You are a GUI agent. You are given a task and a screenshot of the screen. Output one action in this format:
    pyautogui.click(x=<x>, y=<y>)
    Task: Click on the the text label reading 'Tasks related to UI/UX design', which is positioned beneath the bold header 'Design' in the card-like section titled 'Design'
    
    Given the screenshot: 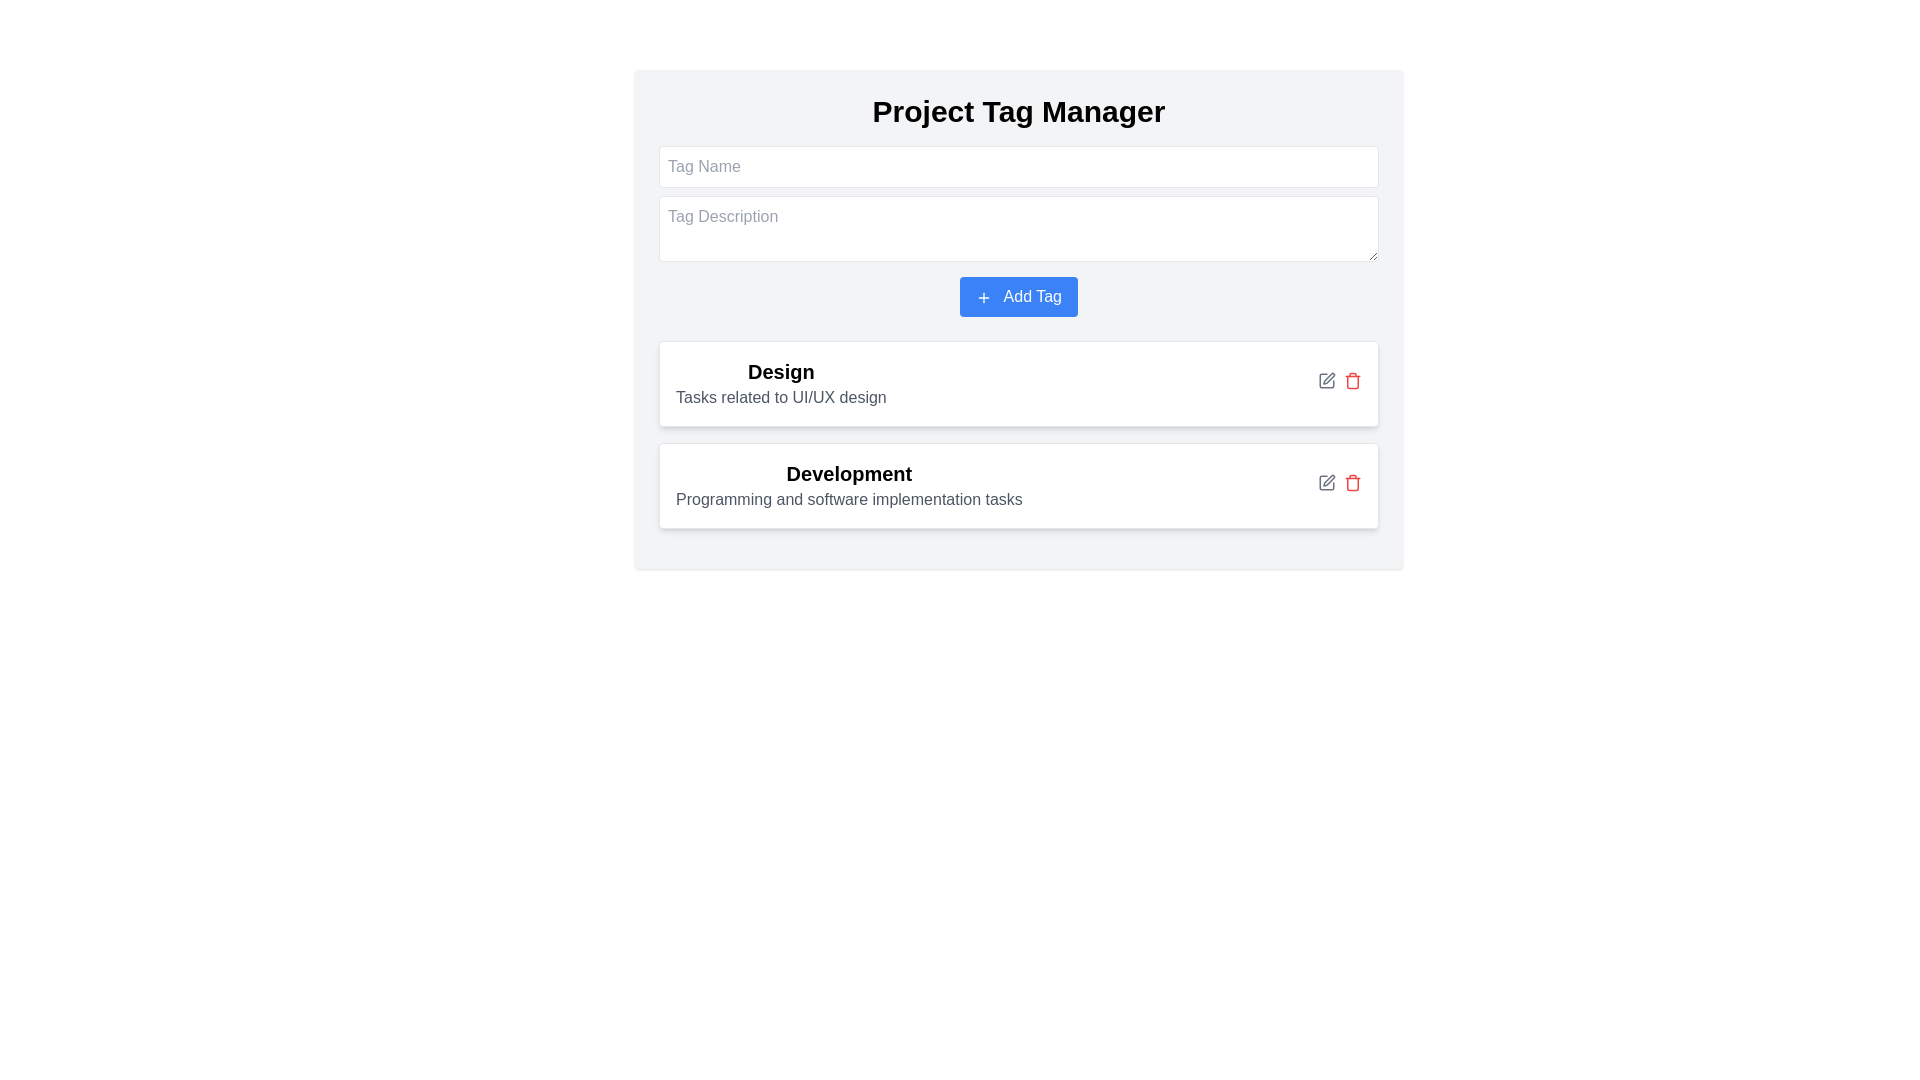 What is the action you would take?
    pyautogui.click(x=780, y=397)
    